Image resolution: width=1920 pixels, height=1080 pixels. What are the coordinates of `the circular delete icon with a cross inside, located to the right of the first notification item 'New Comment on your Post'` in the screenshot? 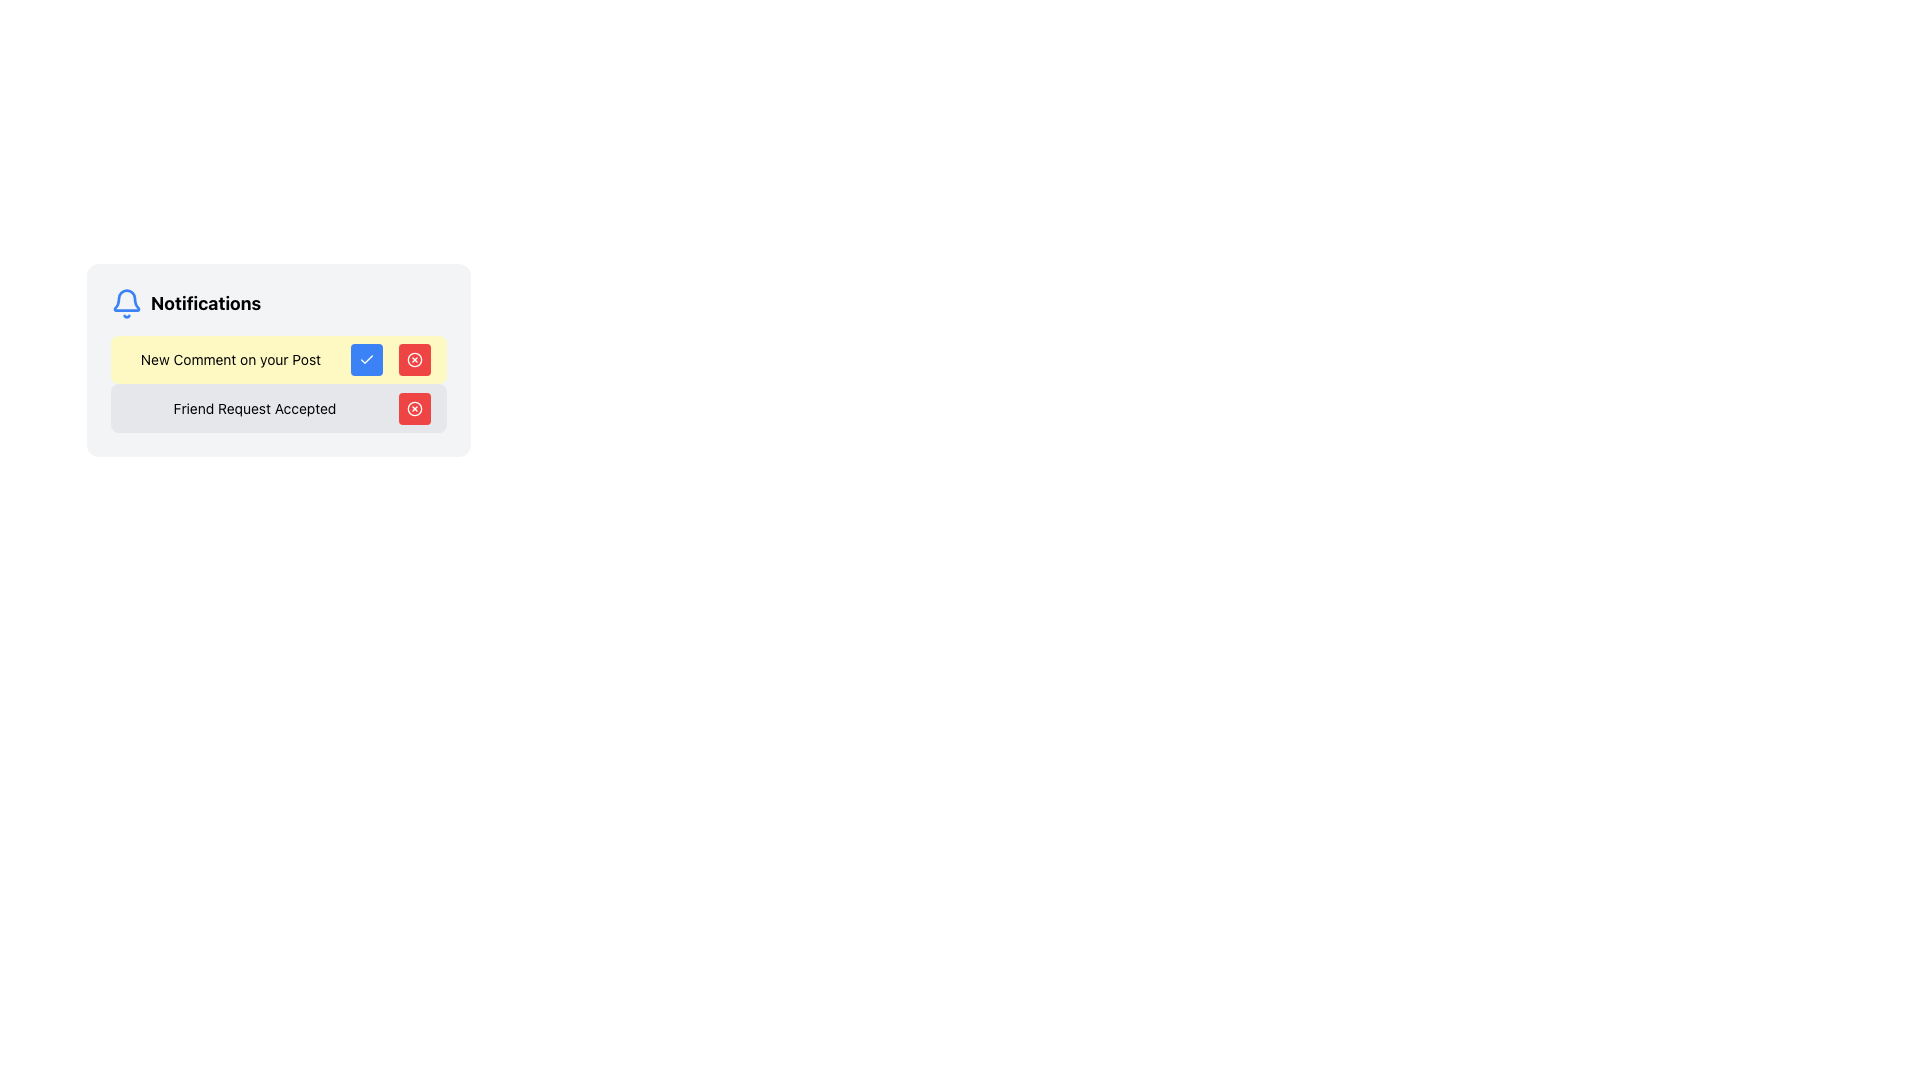 It's located at (413, 358).